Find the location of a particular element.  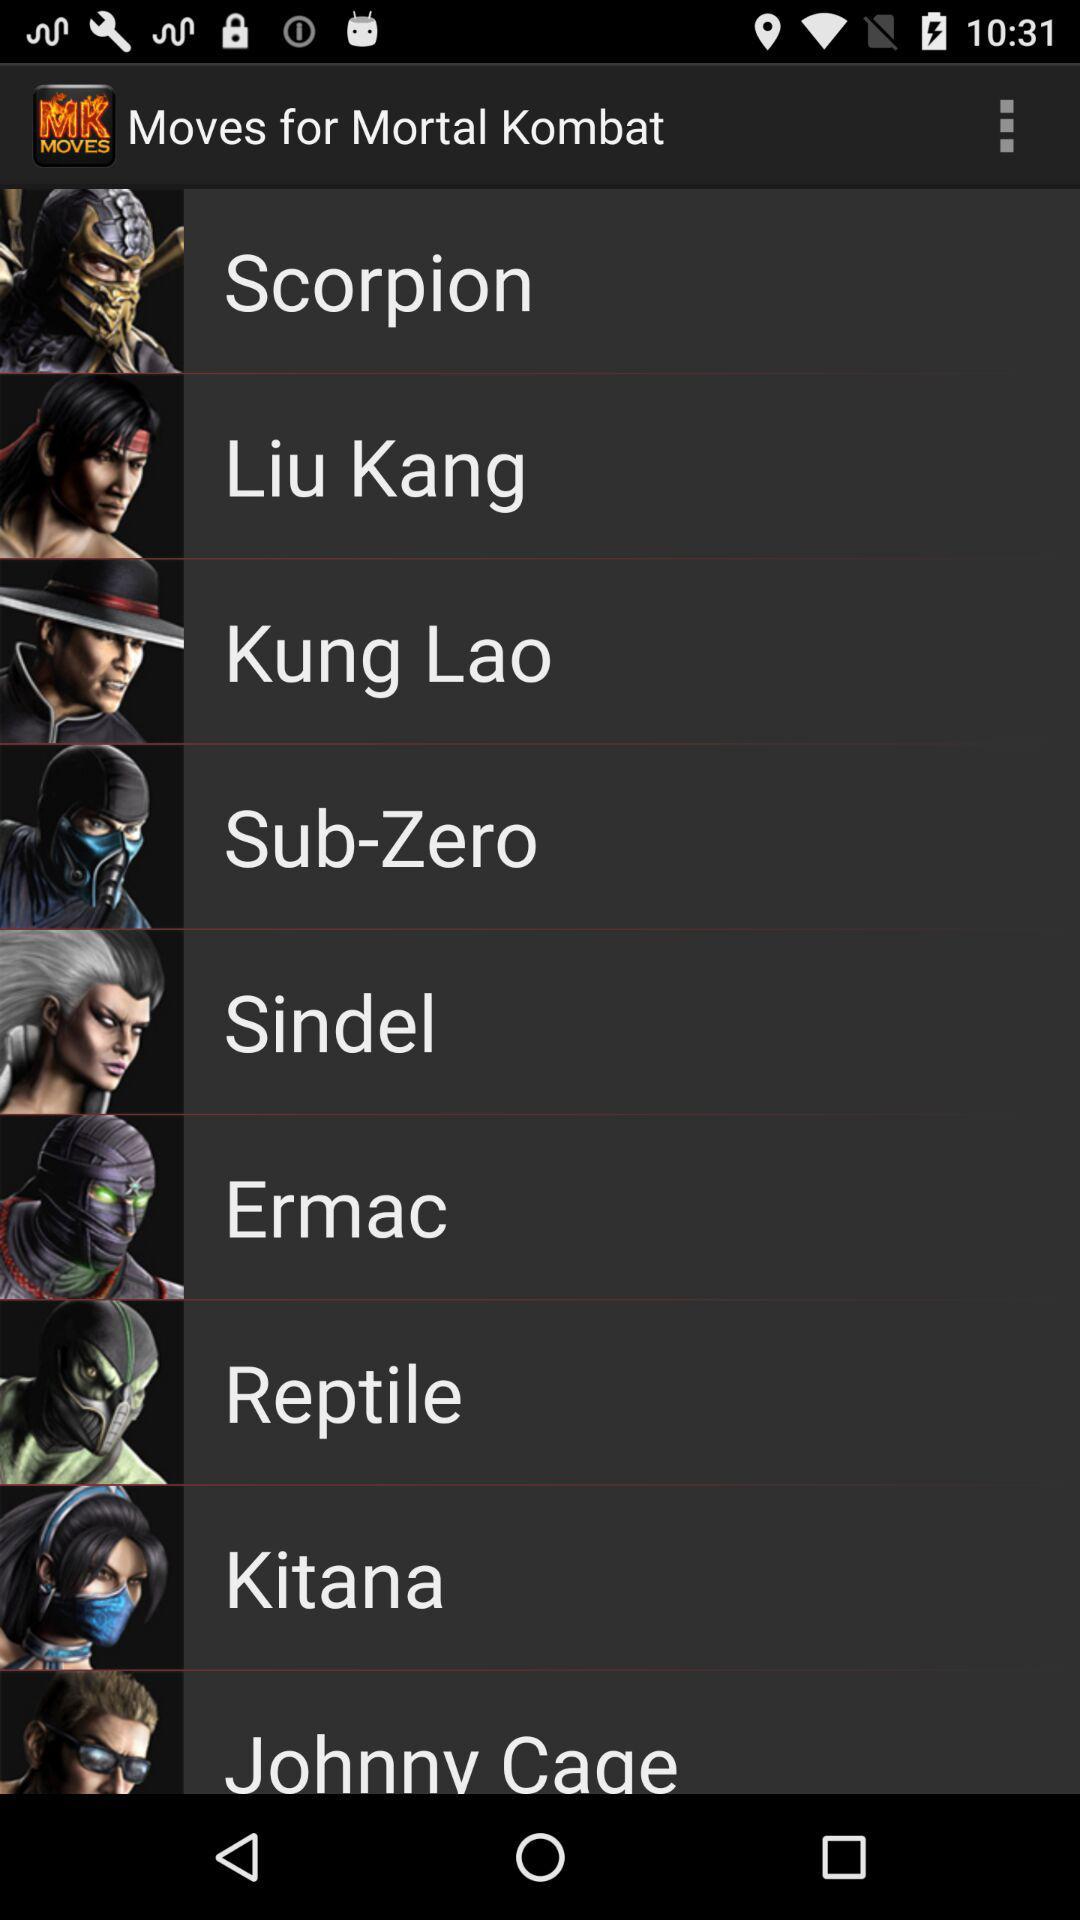

the icon at the top right corner is located at coordinates (1006, 124).